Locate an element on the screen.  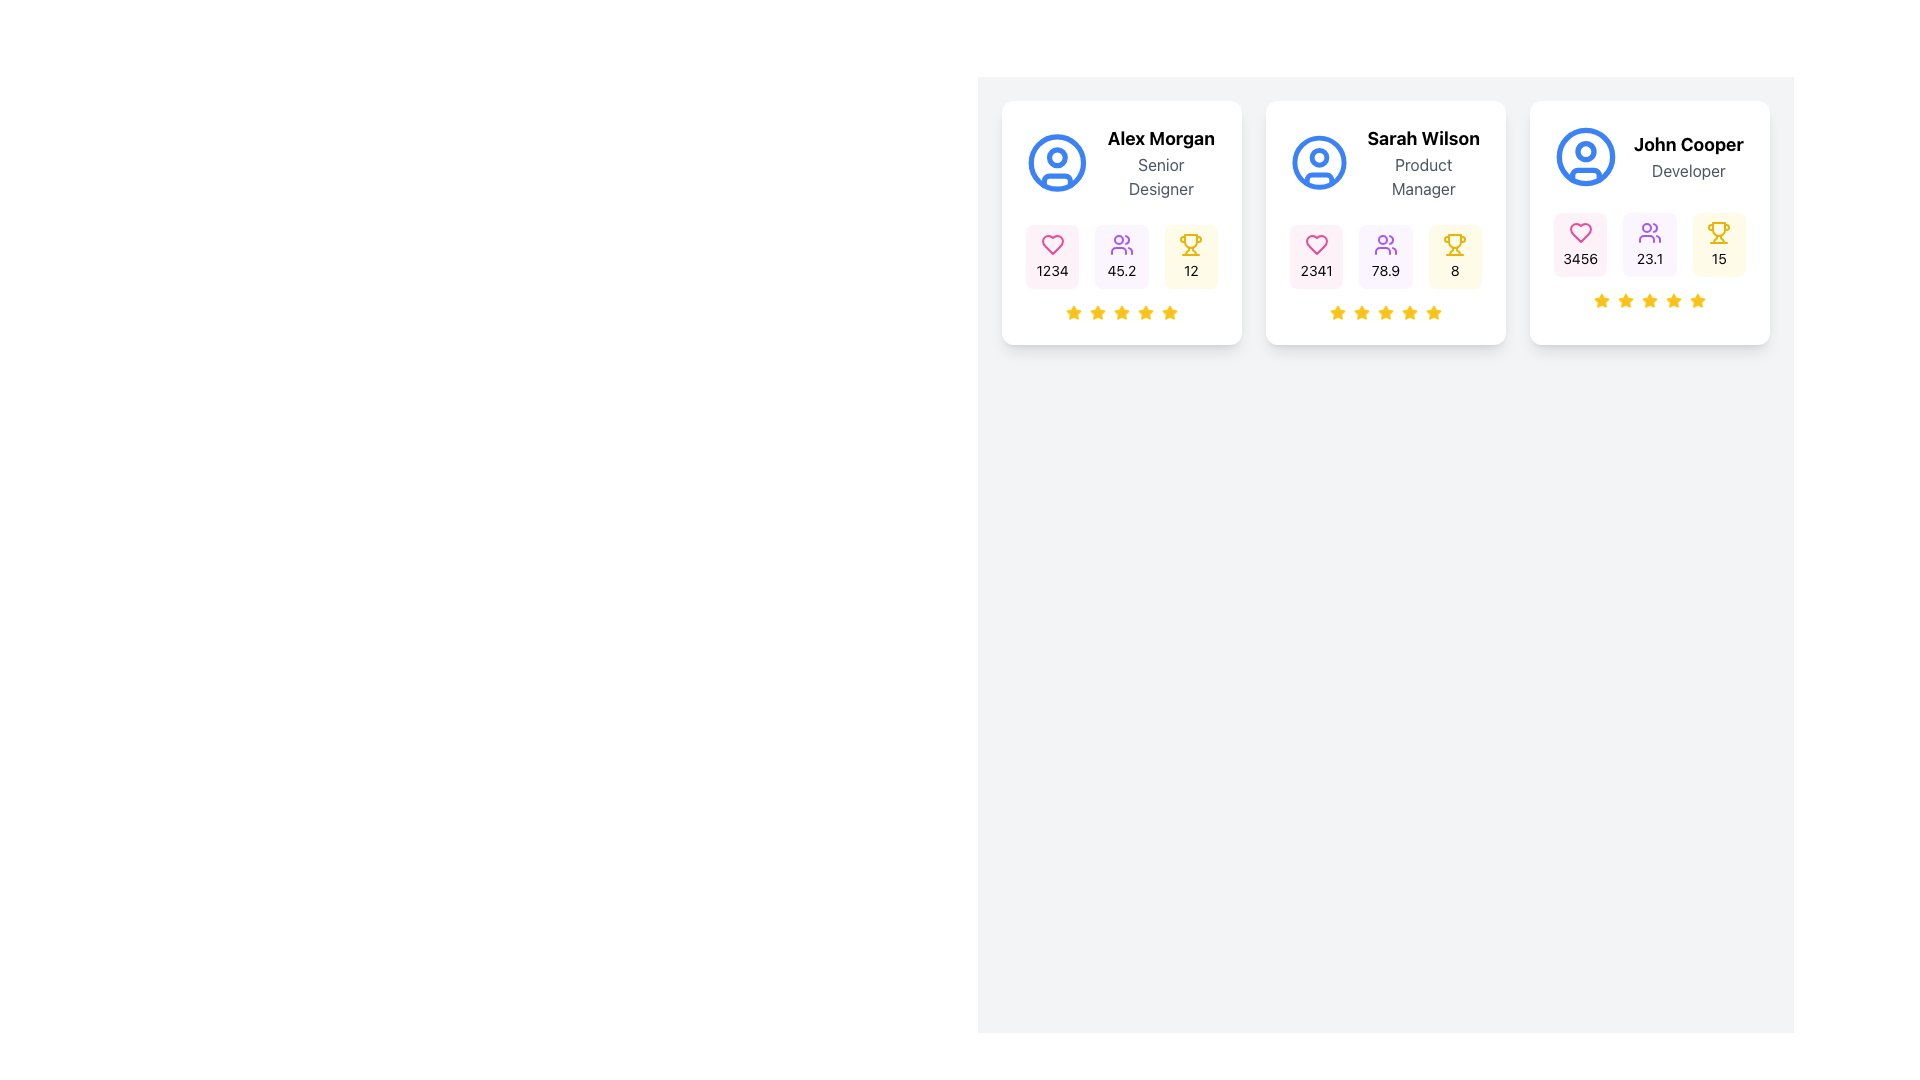
the Statistical display component featuring a pink heart icon and the number 1234, located in the top left of the grid within the white card labeled 'Alex Morgan' is located at coordinates (1051, 256).